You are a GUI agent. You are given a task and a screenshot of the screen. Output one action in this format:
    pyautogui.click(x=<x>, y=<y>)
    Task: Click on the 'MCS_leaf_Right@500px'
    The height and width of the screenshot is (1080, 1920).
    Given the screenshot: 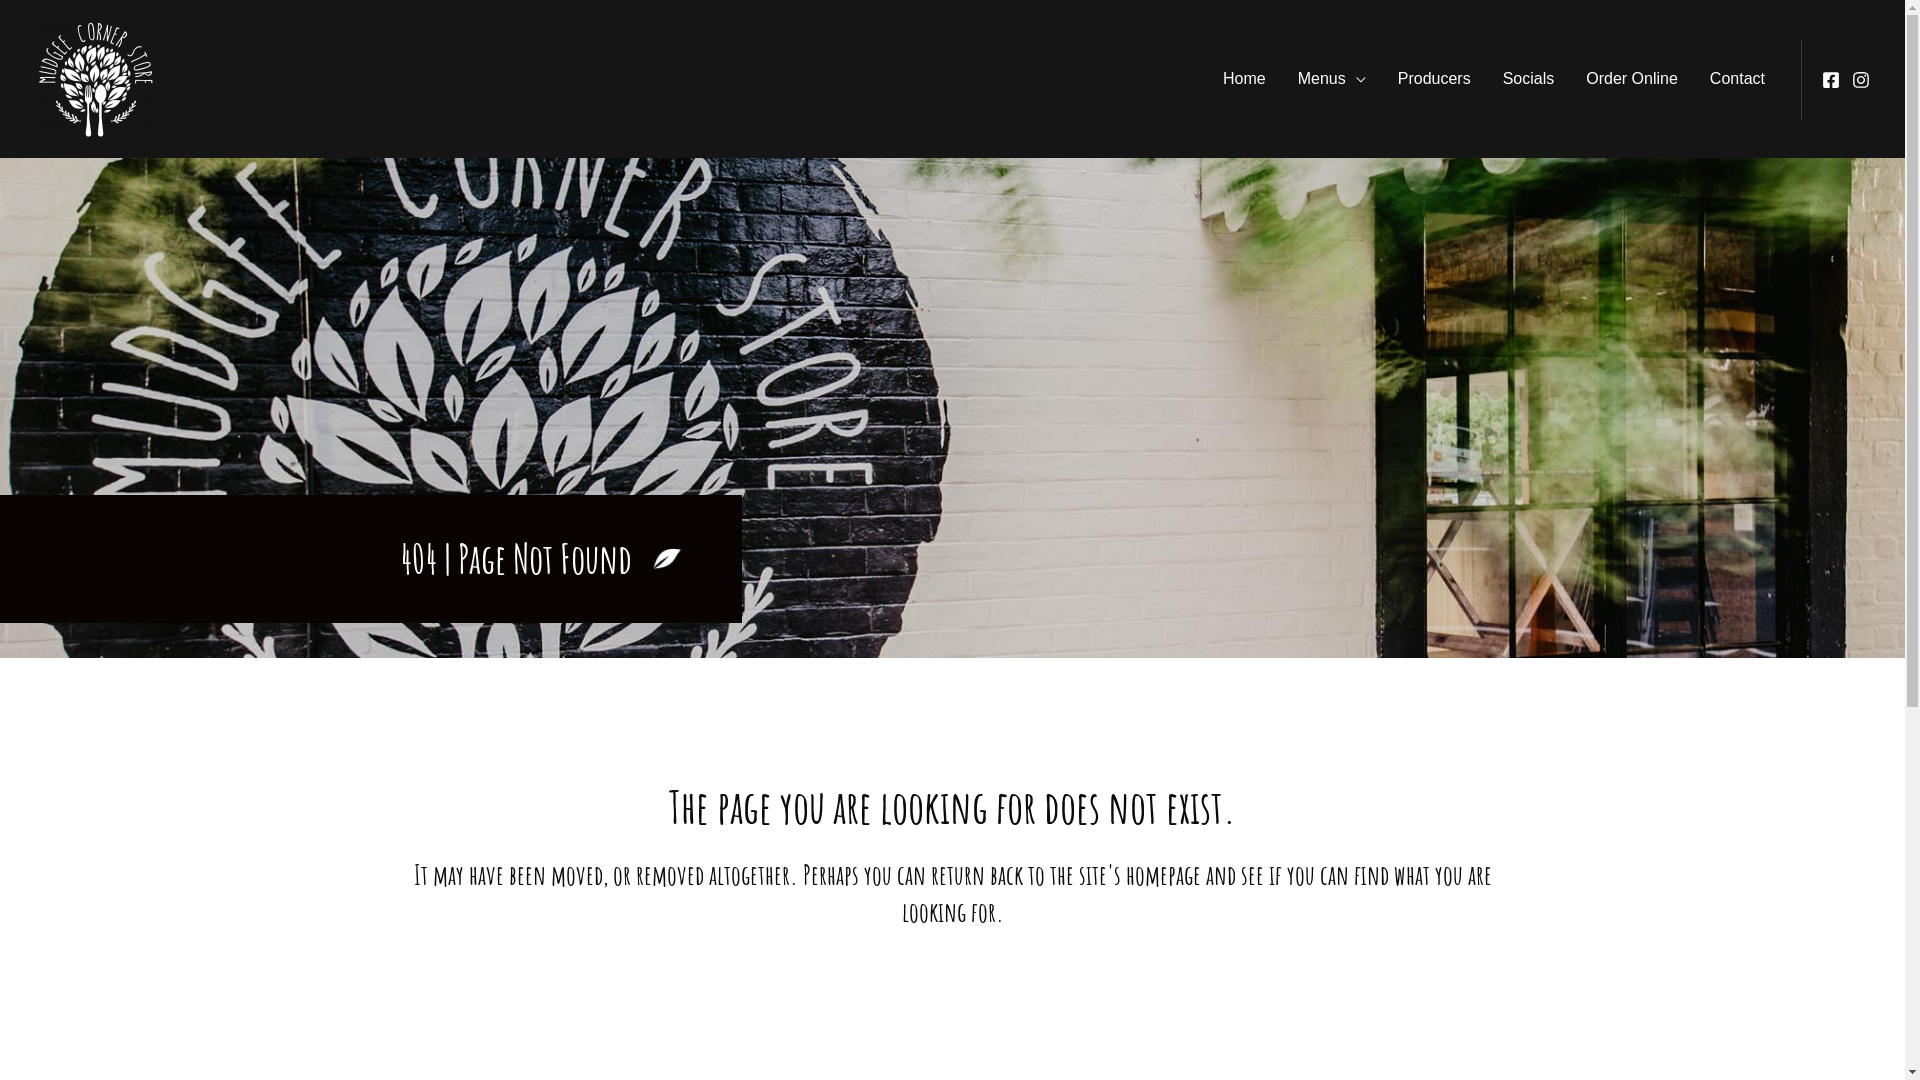 What is the action you would take?
    pyautogui.click(x=652, y=559)
    